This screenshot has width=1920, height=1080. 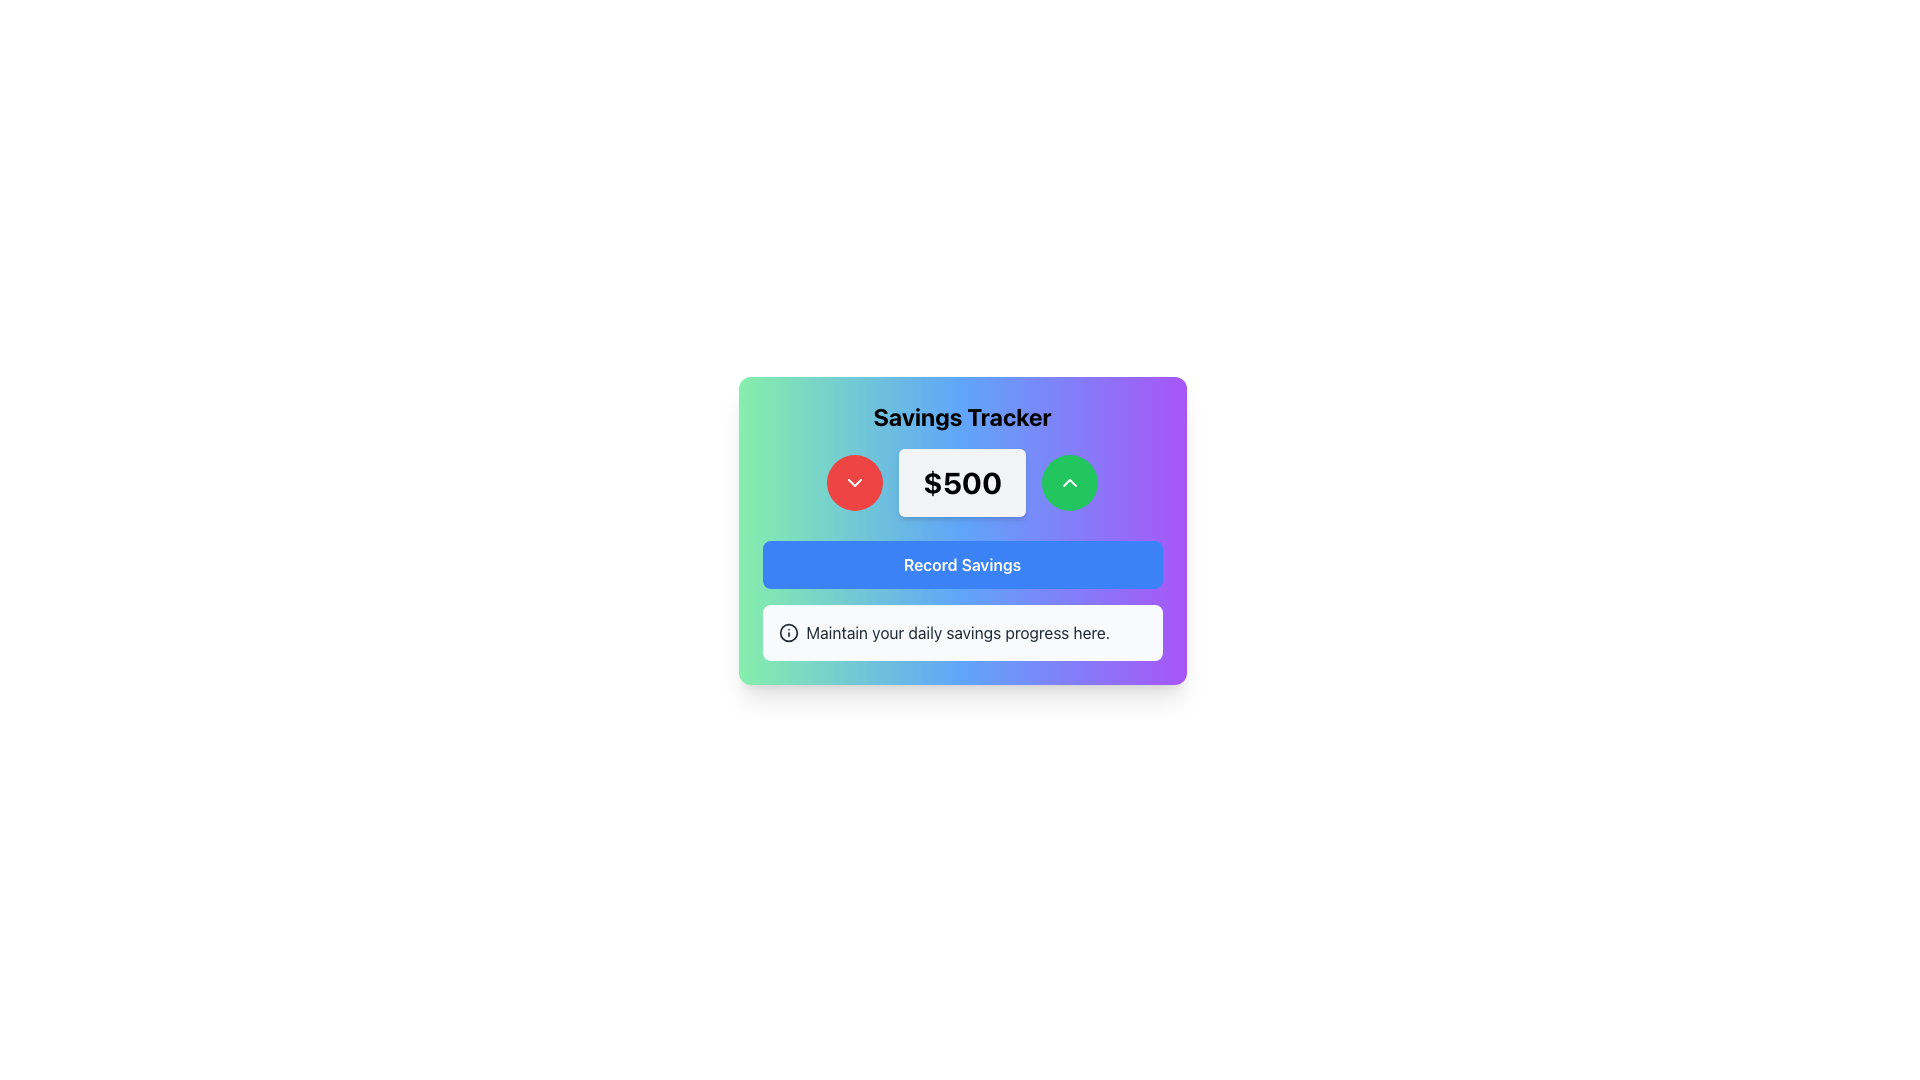 What do you see at coordinates (1069, 482) in the screenshot?
I see `the circular green button with a white upward-pointing chevron located on the rightmost side of a row of three elements` at bounding box center [1069, 482].